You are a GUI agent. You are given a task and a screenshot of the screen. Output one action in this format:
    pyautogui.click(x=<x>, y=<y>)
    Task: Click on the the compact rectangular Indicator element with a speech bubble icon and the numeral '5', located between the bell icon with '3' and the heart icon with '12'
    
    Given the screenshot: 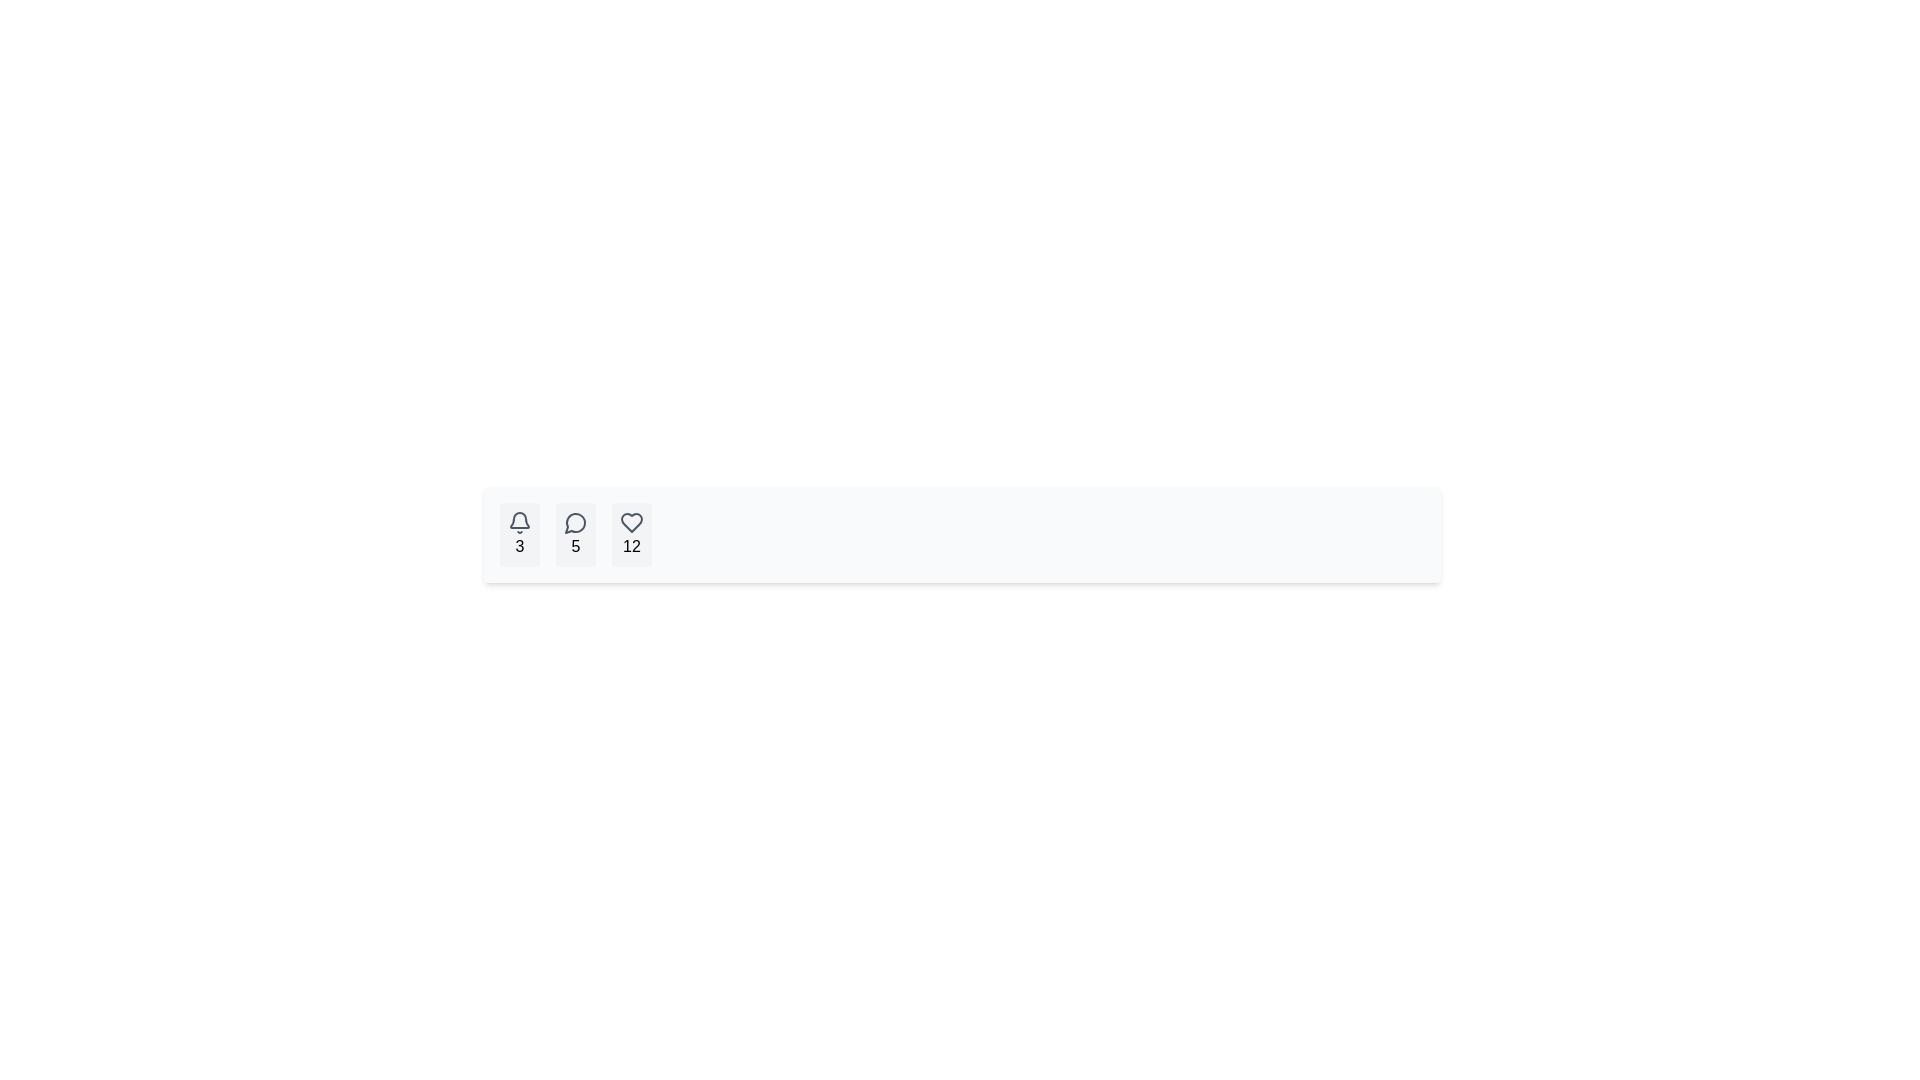 What is the action you would take?
    pyautogui.click(x=575, y=534)
    